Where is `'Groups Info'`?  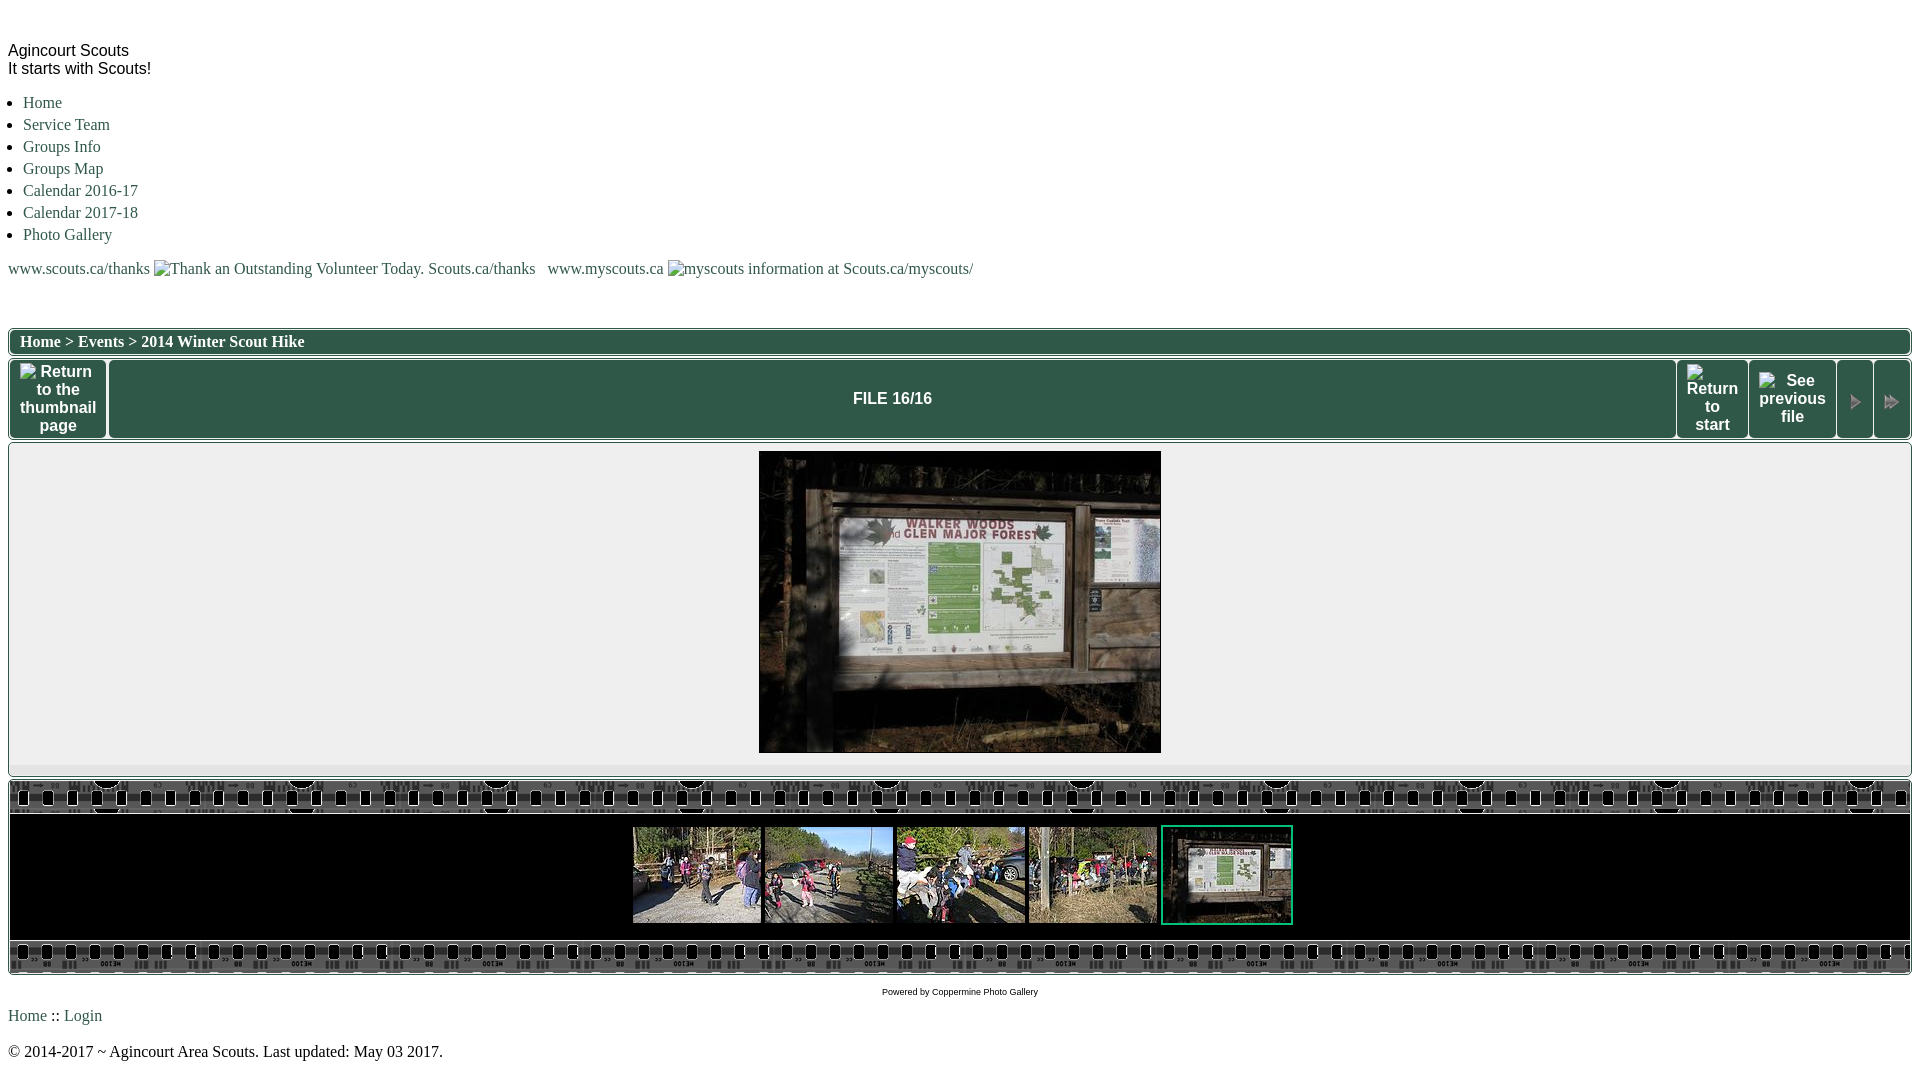
'Groups Info' is located at coordinates (62, 145).